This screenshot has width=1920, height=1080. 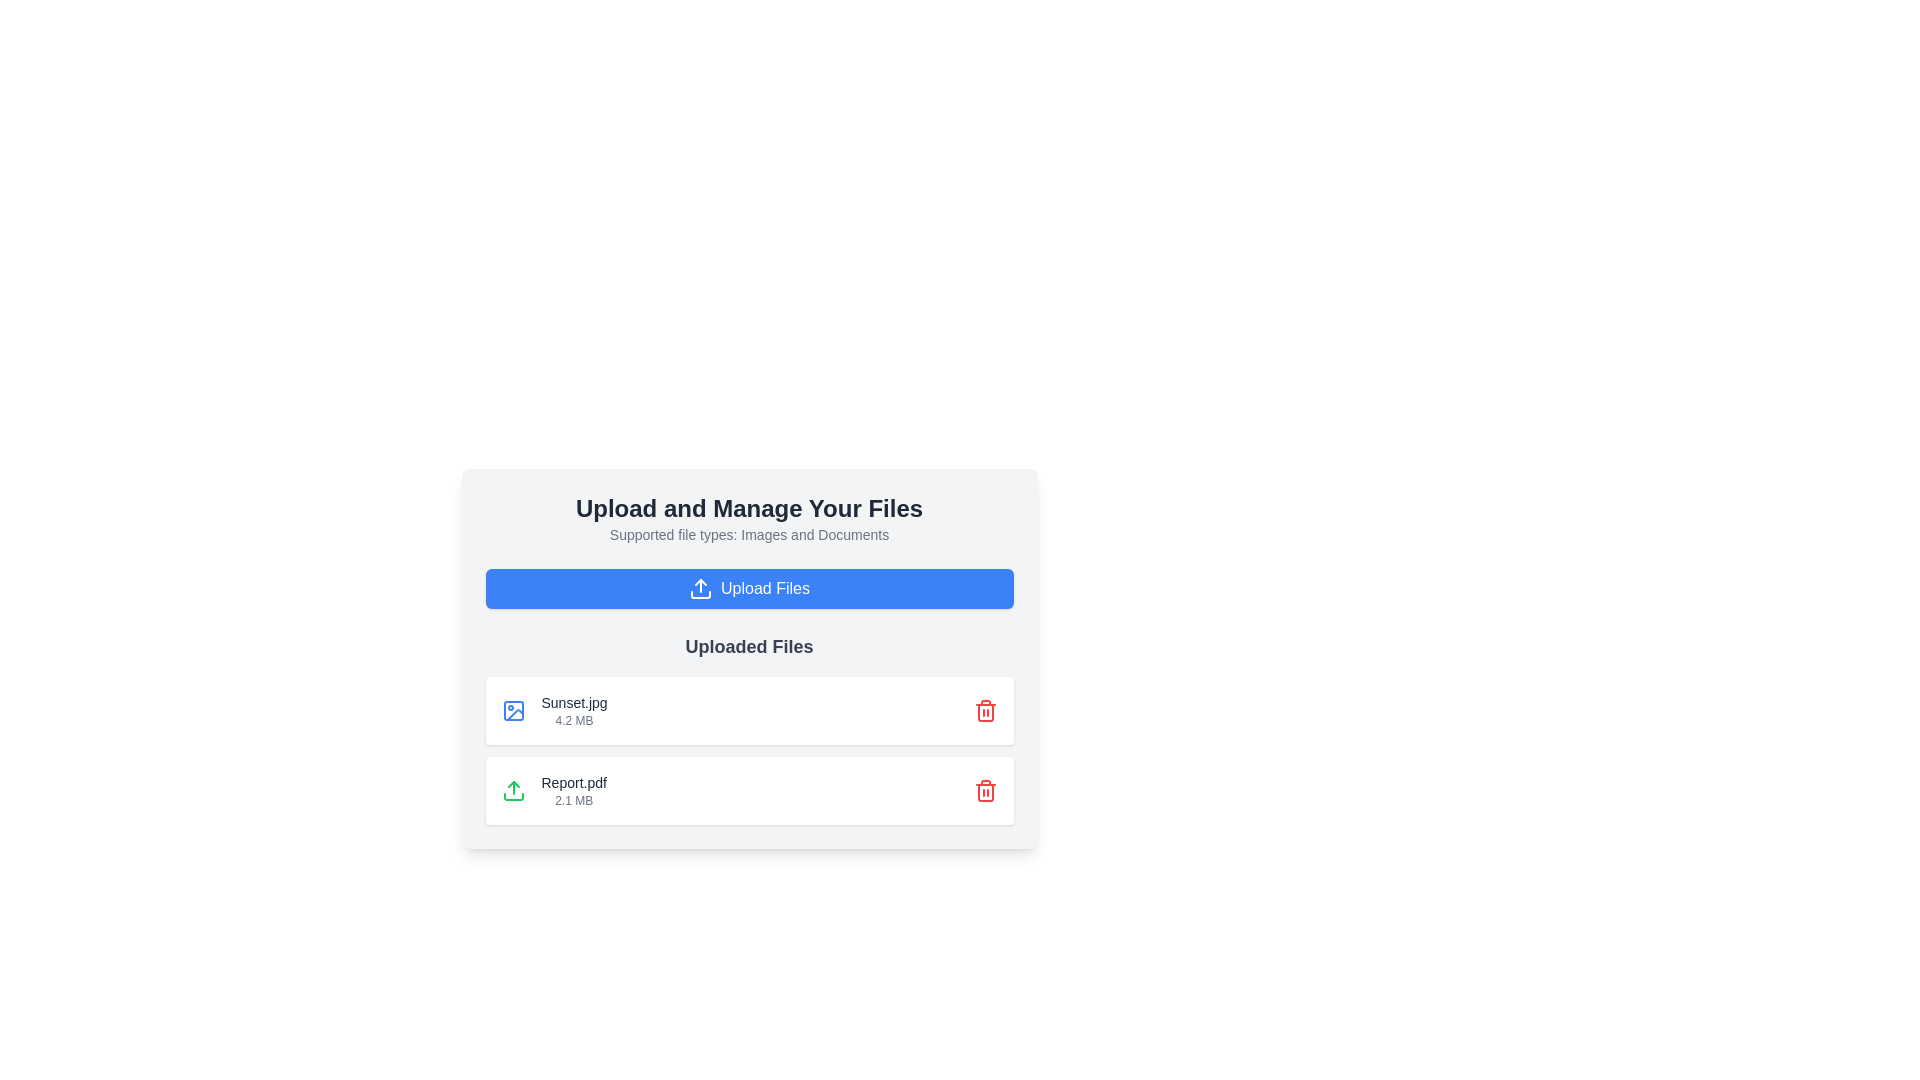 I want to click on the upload icon positioned to the left of the 'Upload Files' button, which is part of the 'Upload and Manage Your Files' section, so click(x=700, y=588).